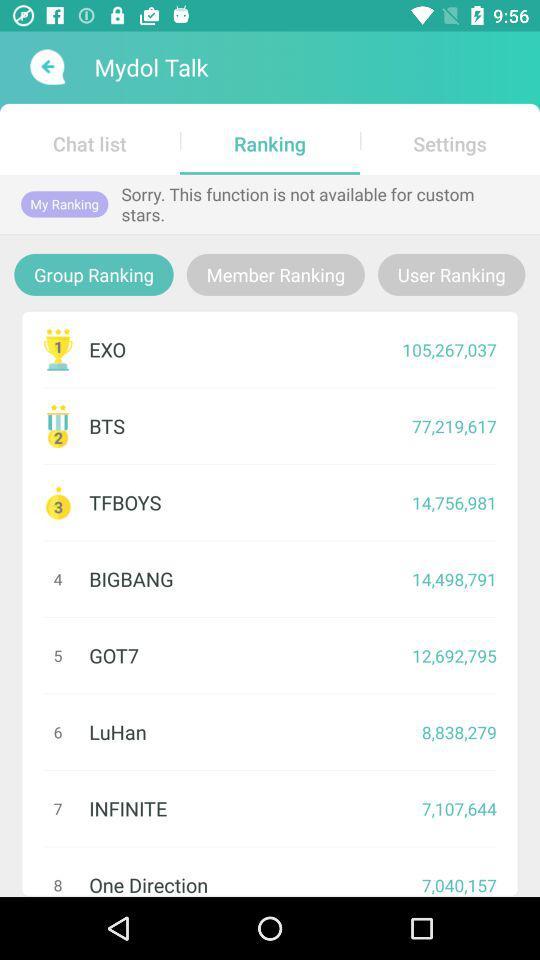 Image resolution: width=540 pixels, height=960 pixels. What do you see at coordinates (92, 273) in the screenshot?
I see `group ranking item` at bounding box center [92, 273].